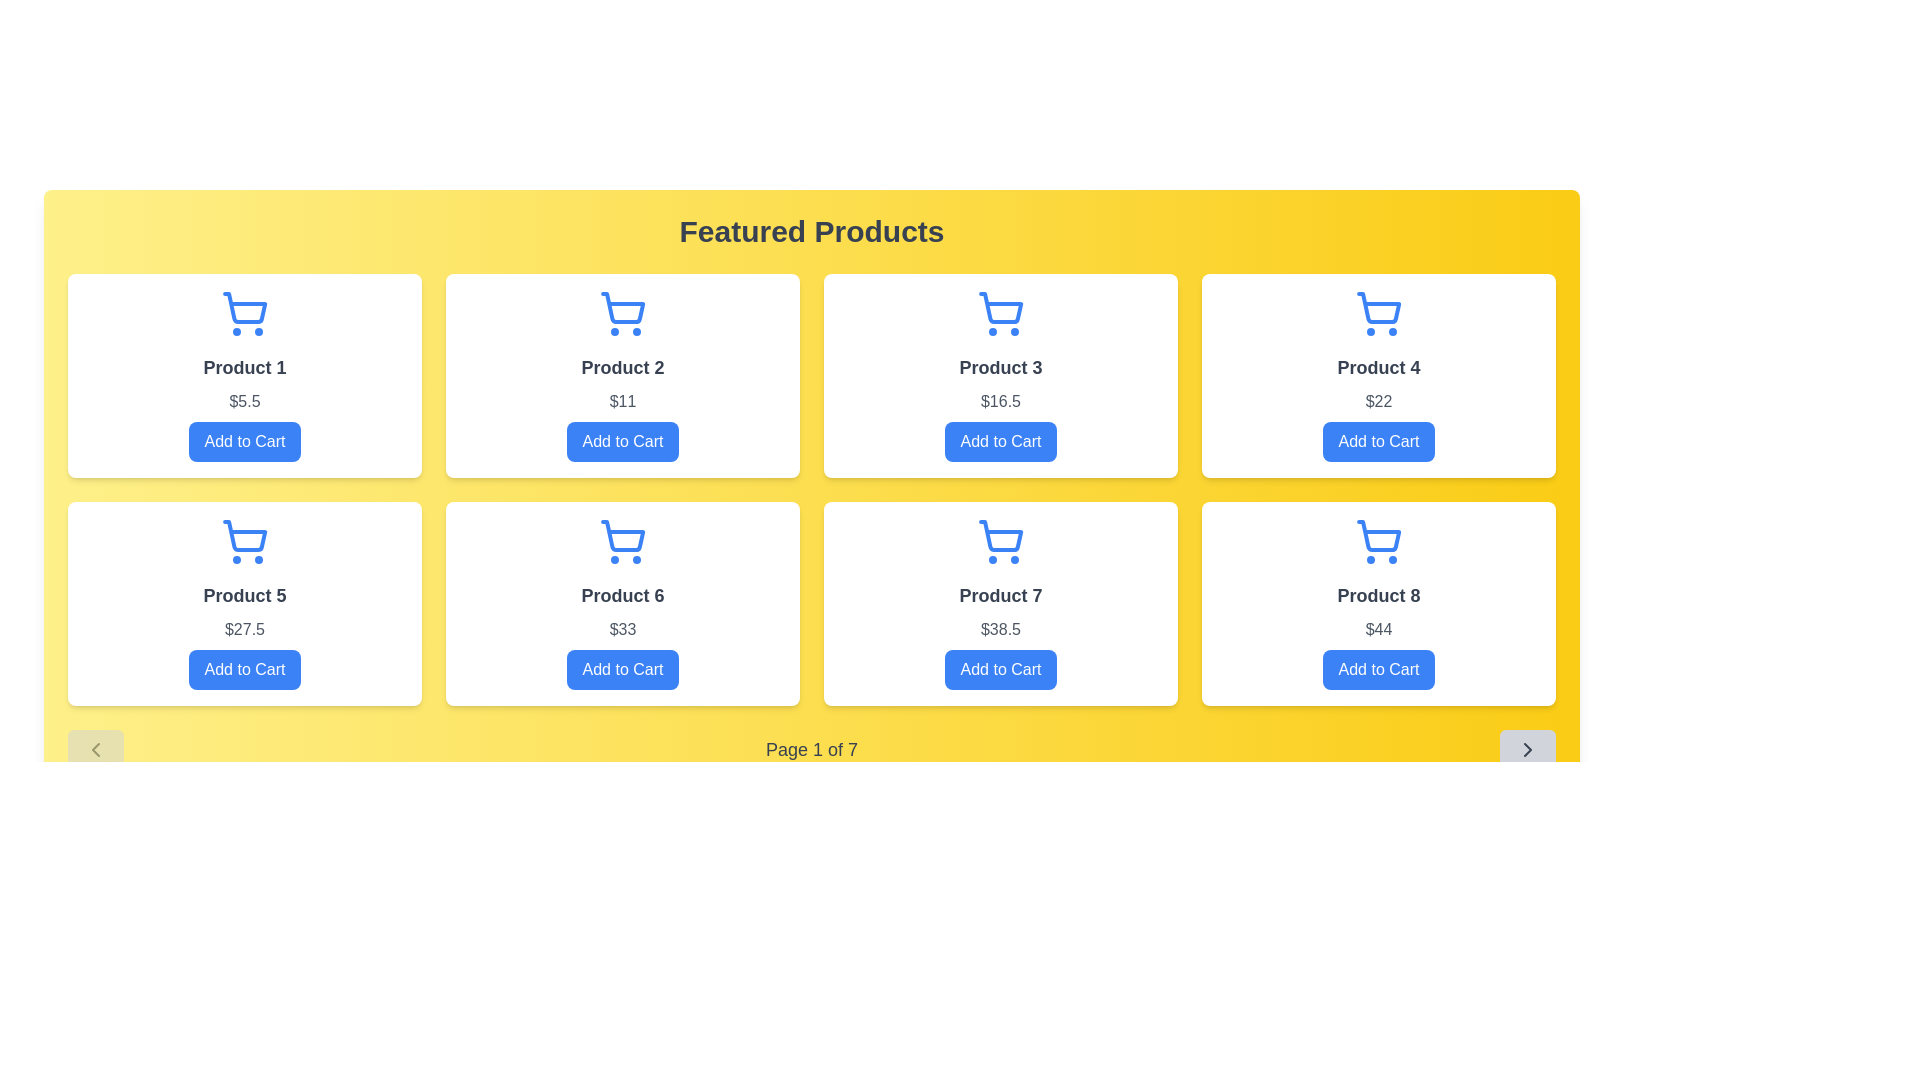 The width and height of the screenshot is (1920, 1080). Describe the element at coordinates (622, 308) in the screenshot. I see `the shopping cart icon located at the top center of the second product card in the first row of the product grid, which is visually centered above the product title 'Product 2' and price '$11'` at that location.